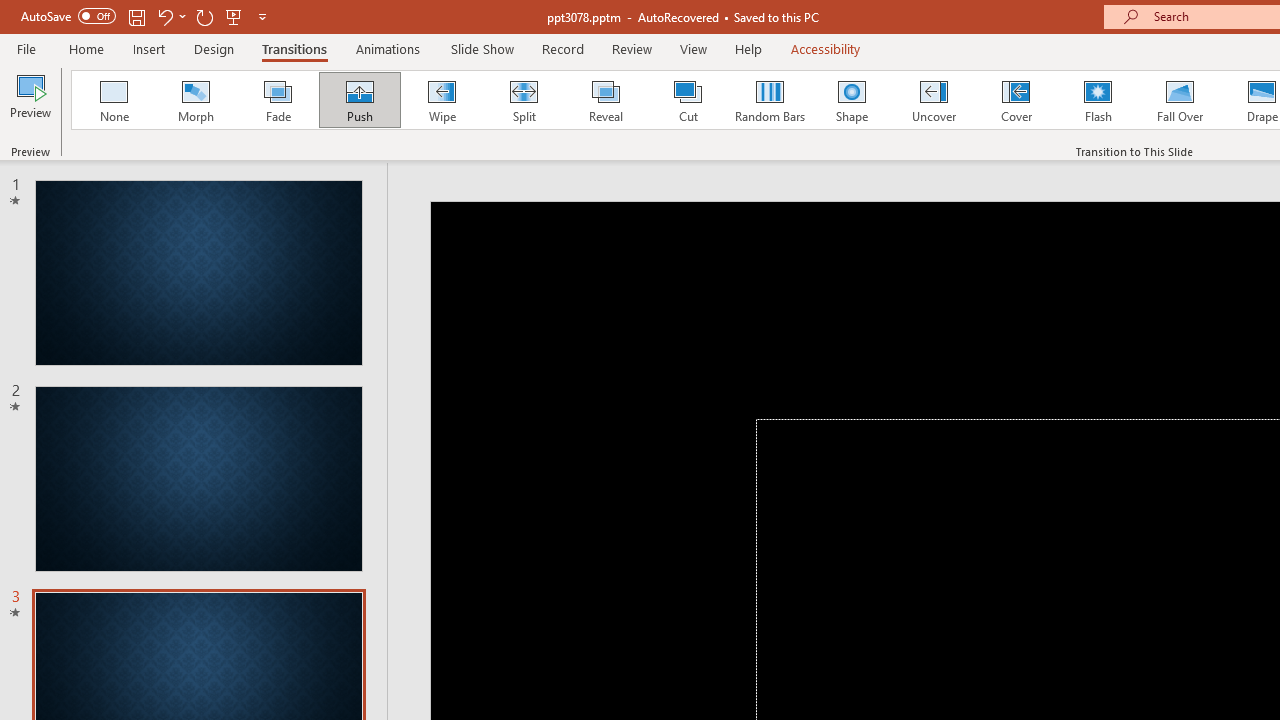  What do you see at coordinates (852, 100) in the screenshot?
I see `'Shape'` at bounding box center [852, 100].